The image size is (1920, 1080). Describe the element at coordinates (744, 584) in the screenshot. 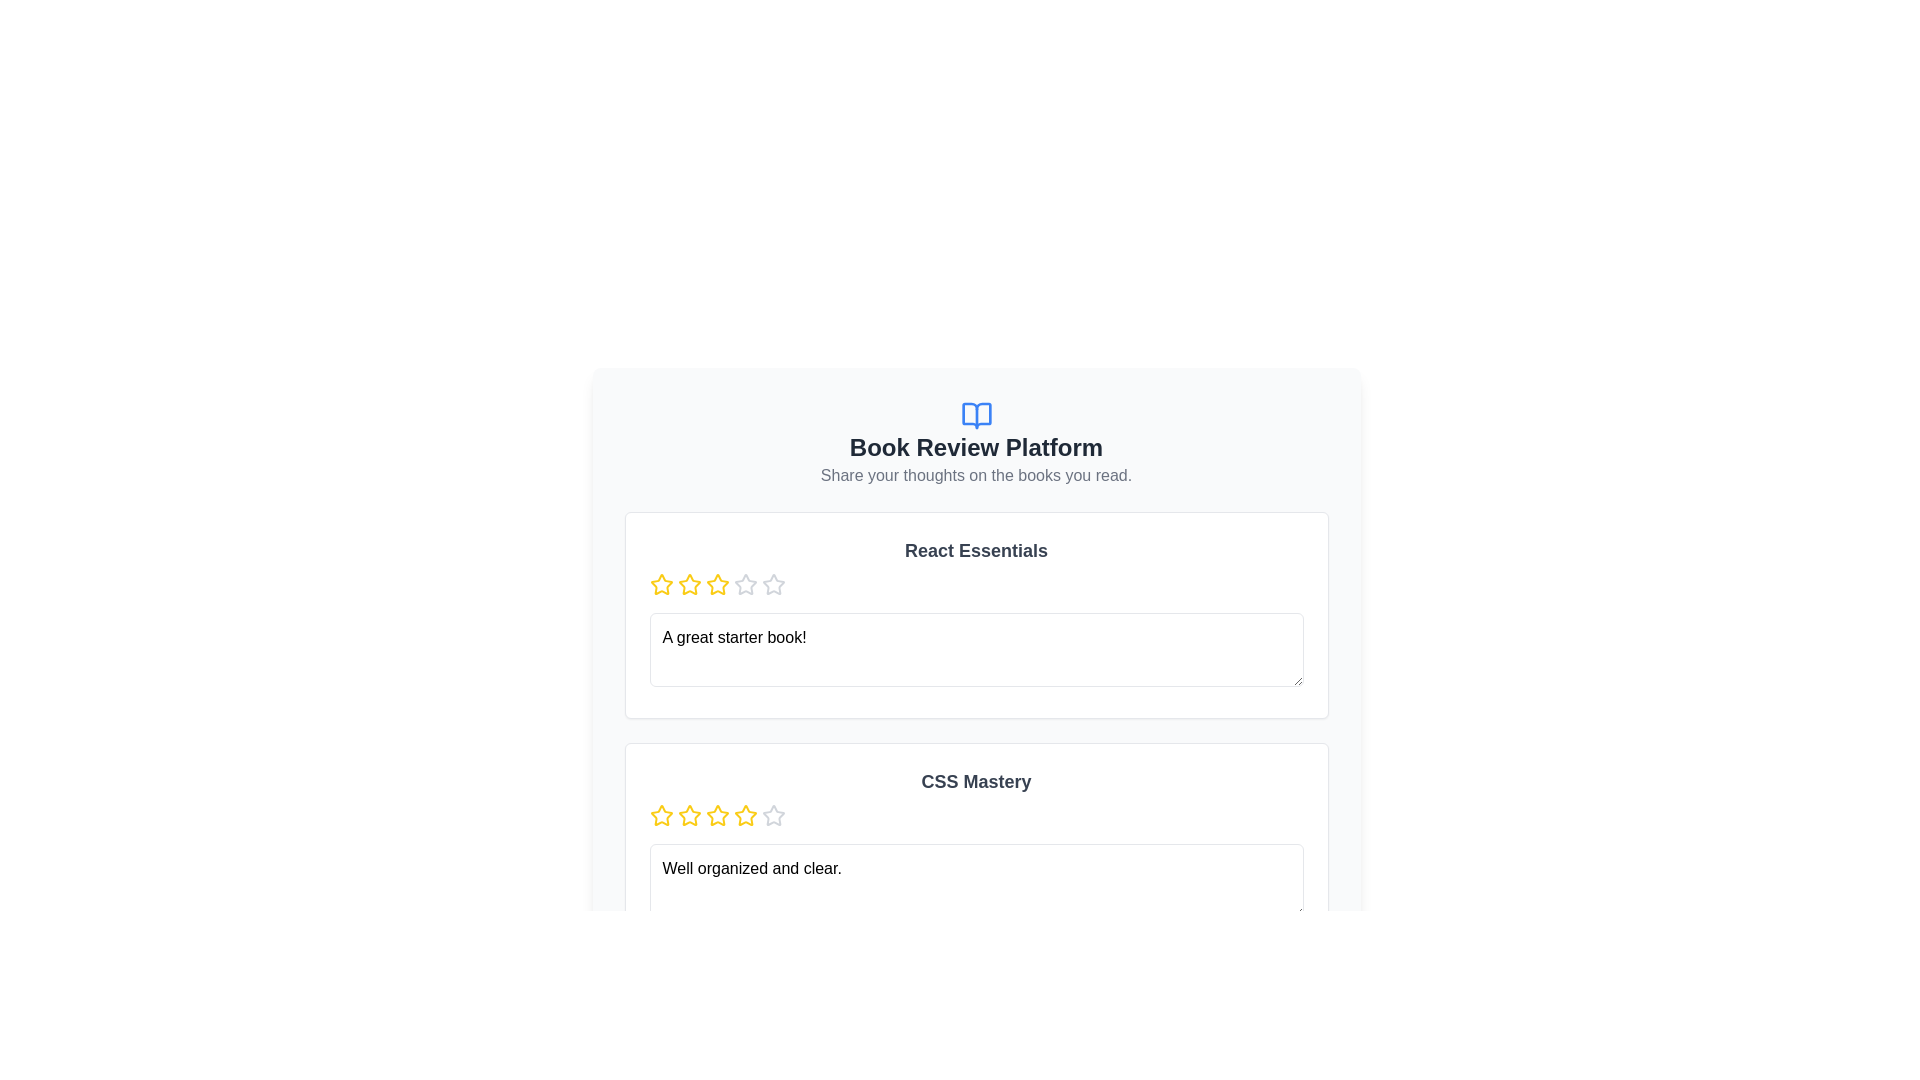

I see `the third star icon in the rating system within the 'React Essentials' review section` at that location.